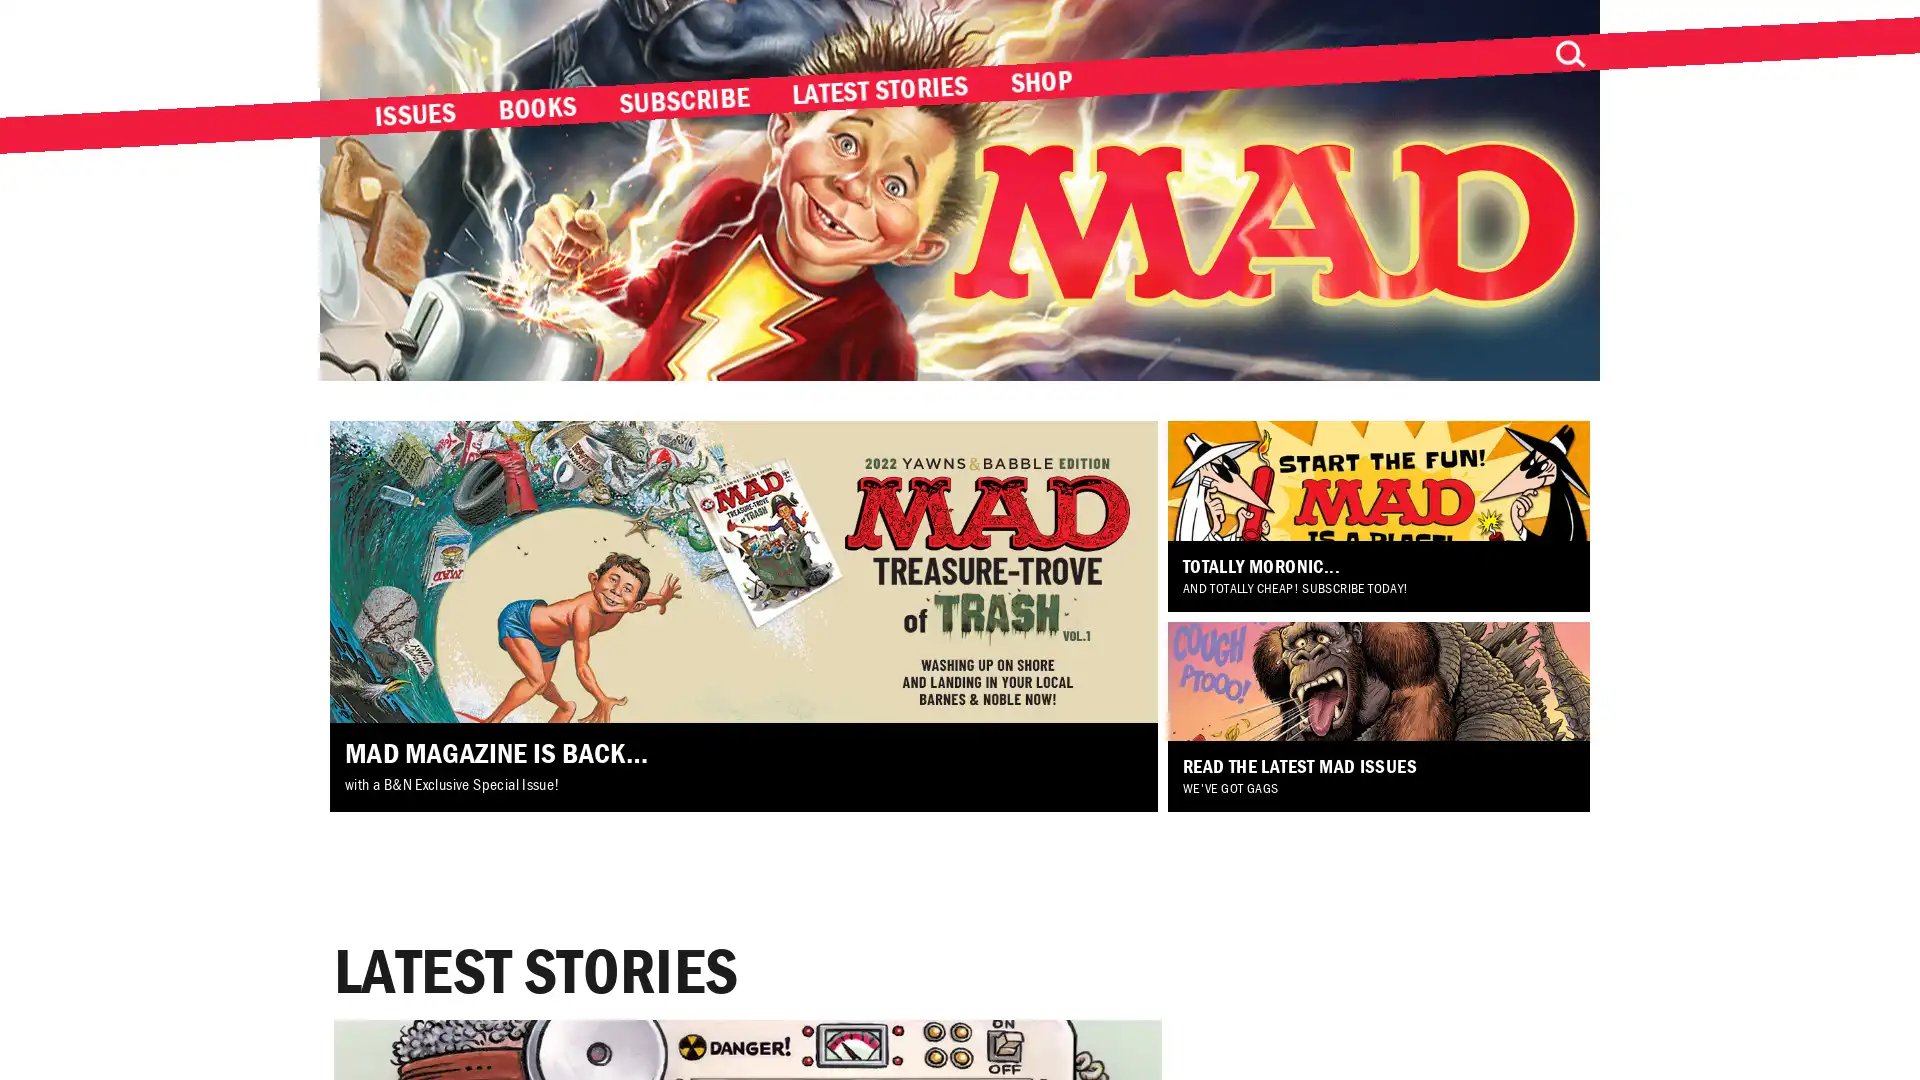  I want to click on go, so click(1568, 53).